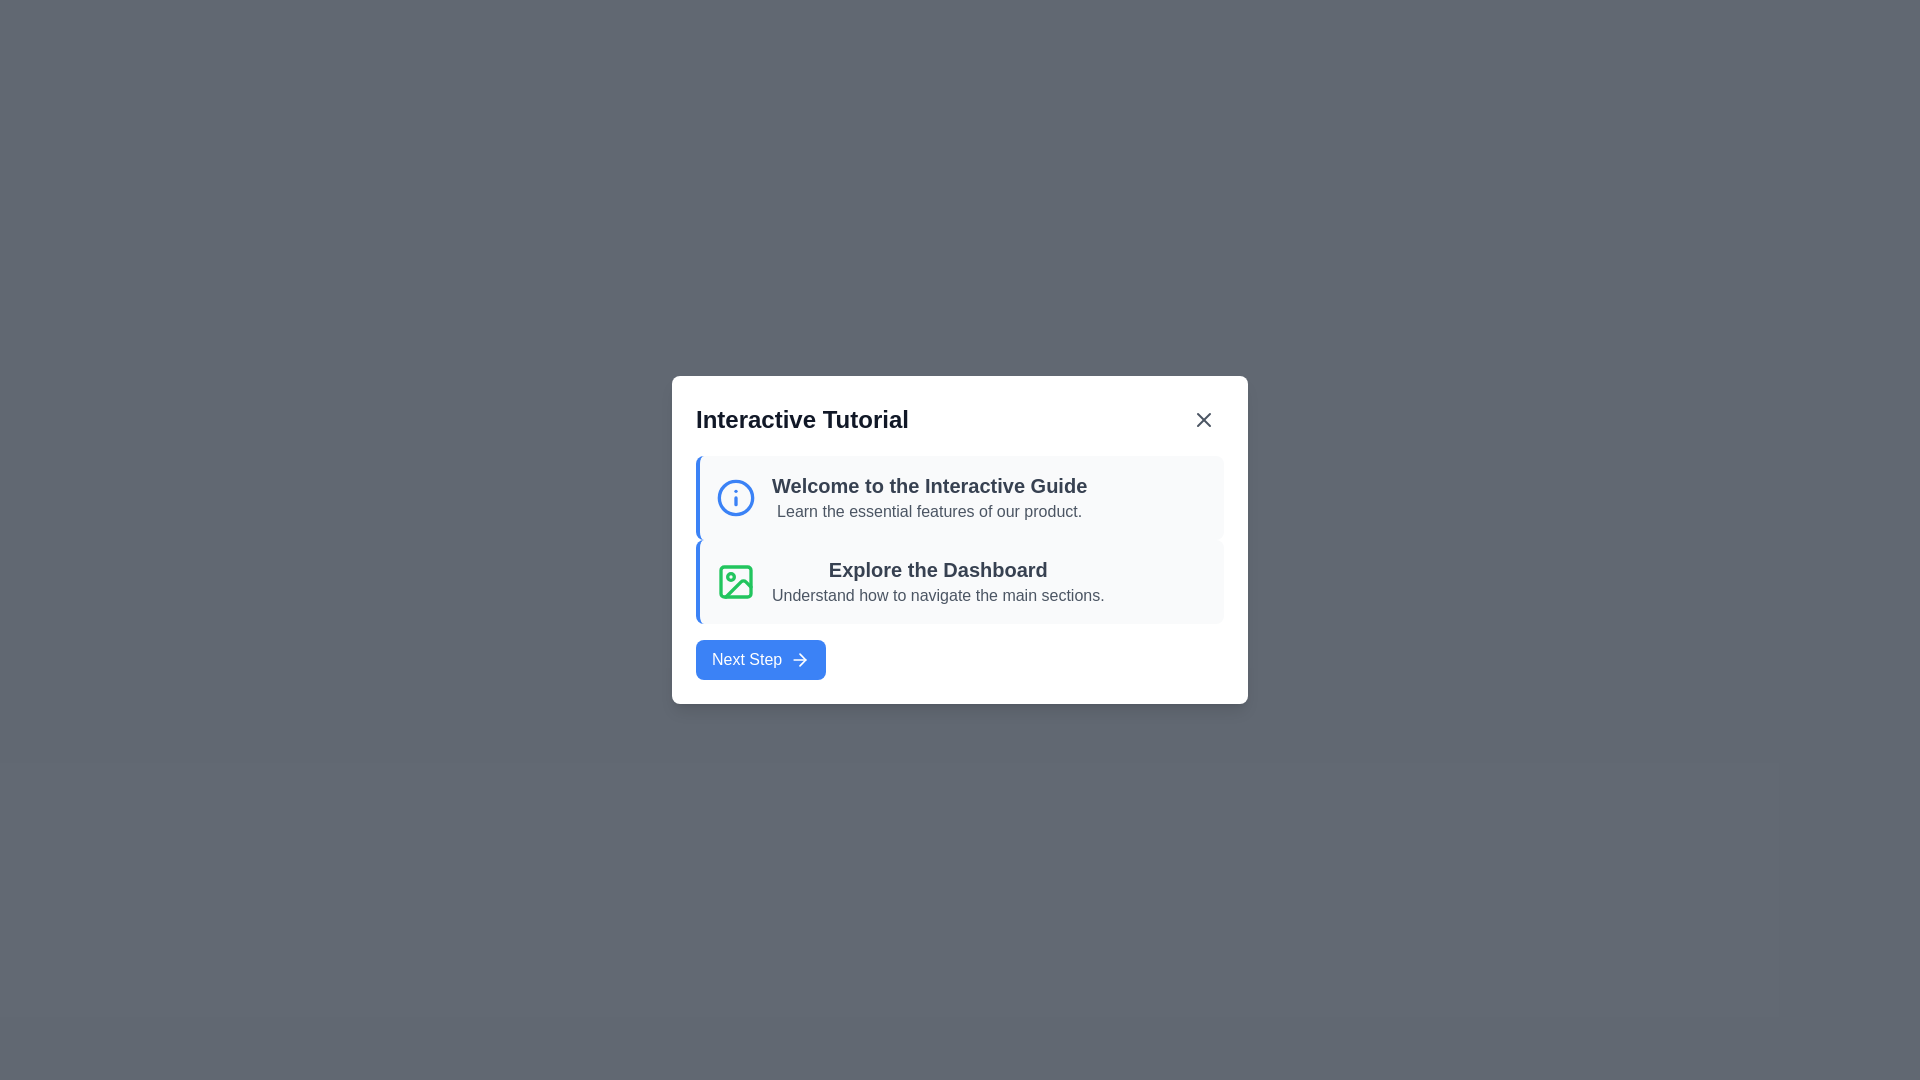 Image resolution: width=1920 pixels, height=1080 pixels. Describe the element at coordinates (734, 582) in the screenshot. I see `the rounded rectangle graphical element located on the left side of the 'Explore the Dashboard' tutorial icon` at that location.